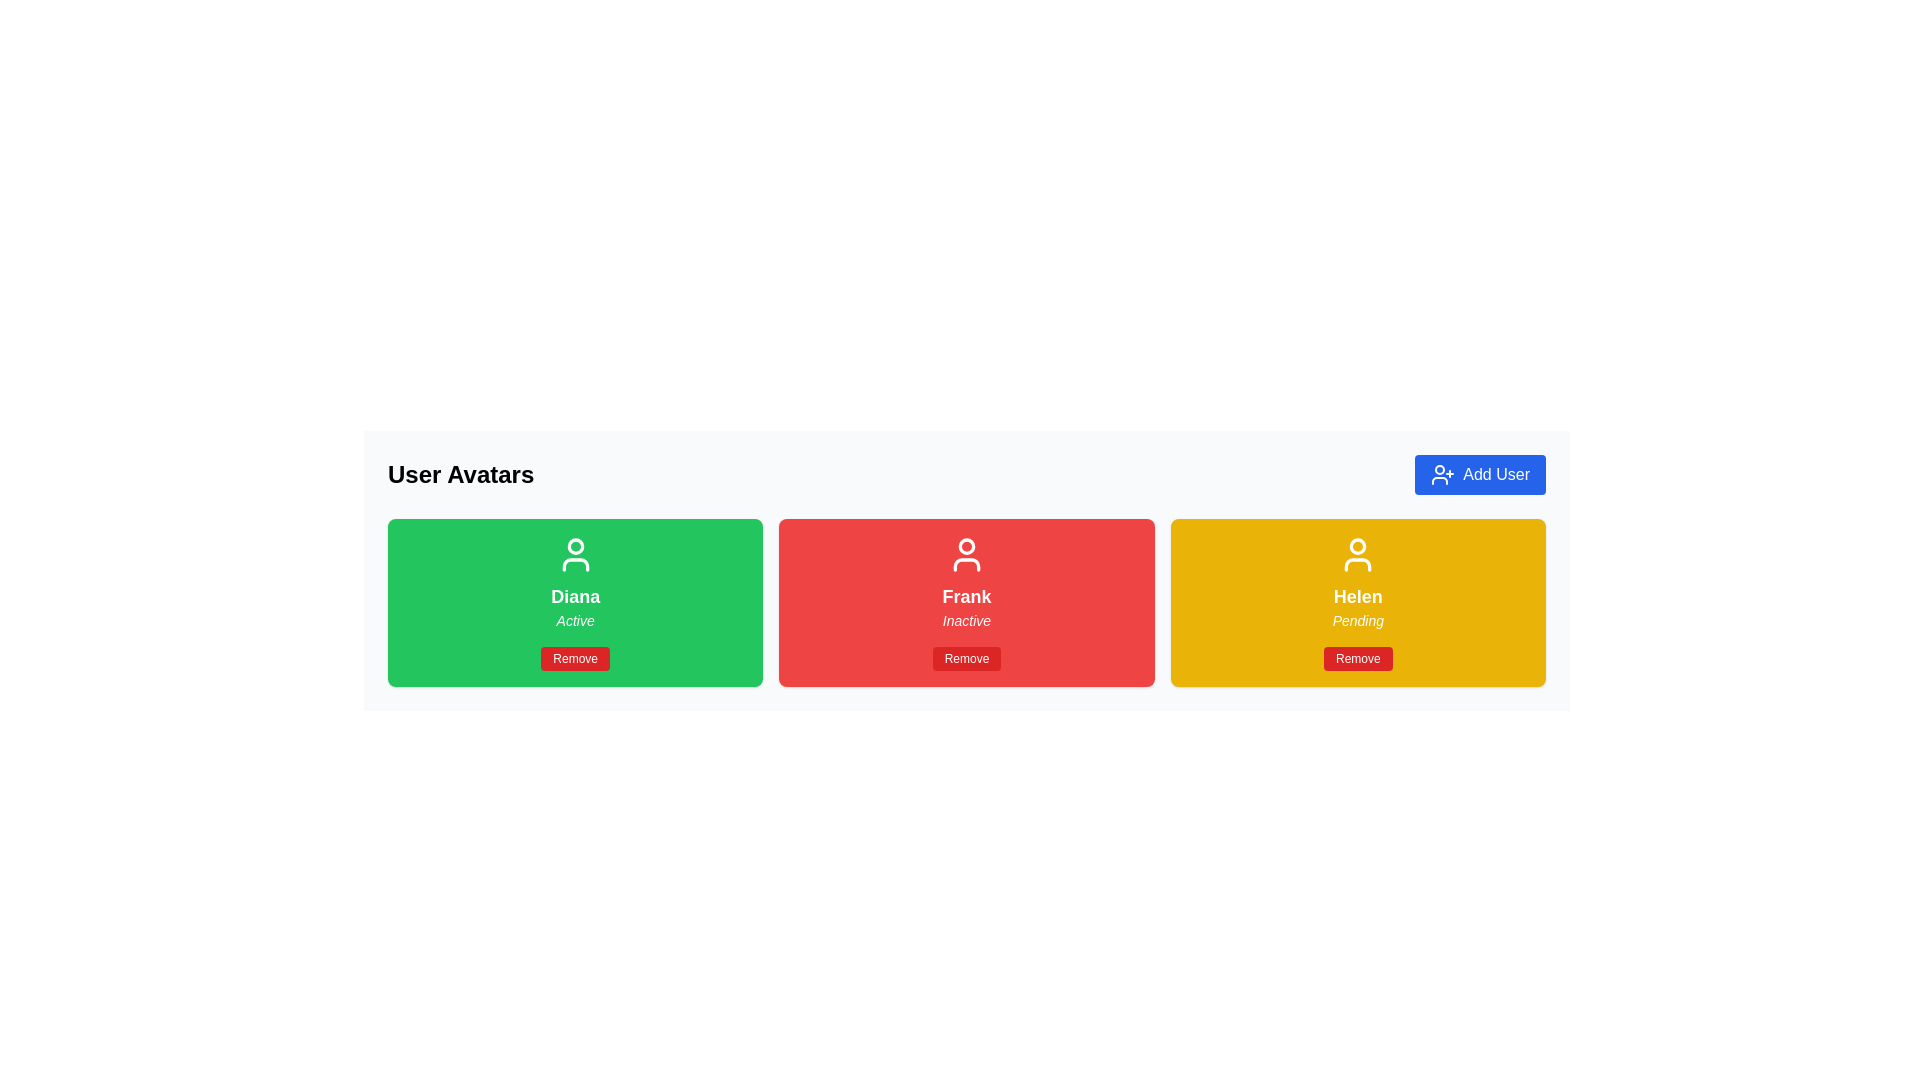 The width and height of the screenshot is (1920, 1080). What do you see at coordinates (966, 596) in the screenshot?
I see `the text label that identifies the card for user 'Frank', which is centrally located within the red rectangular card` at bounding box center [966, 596].